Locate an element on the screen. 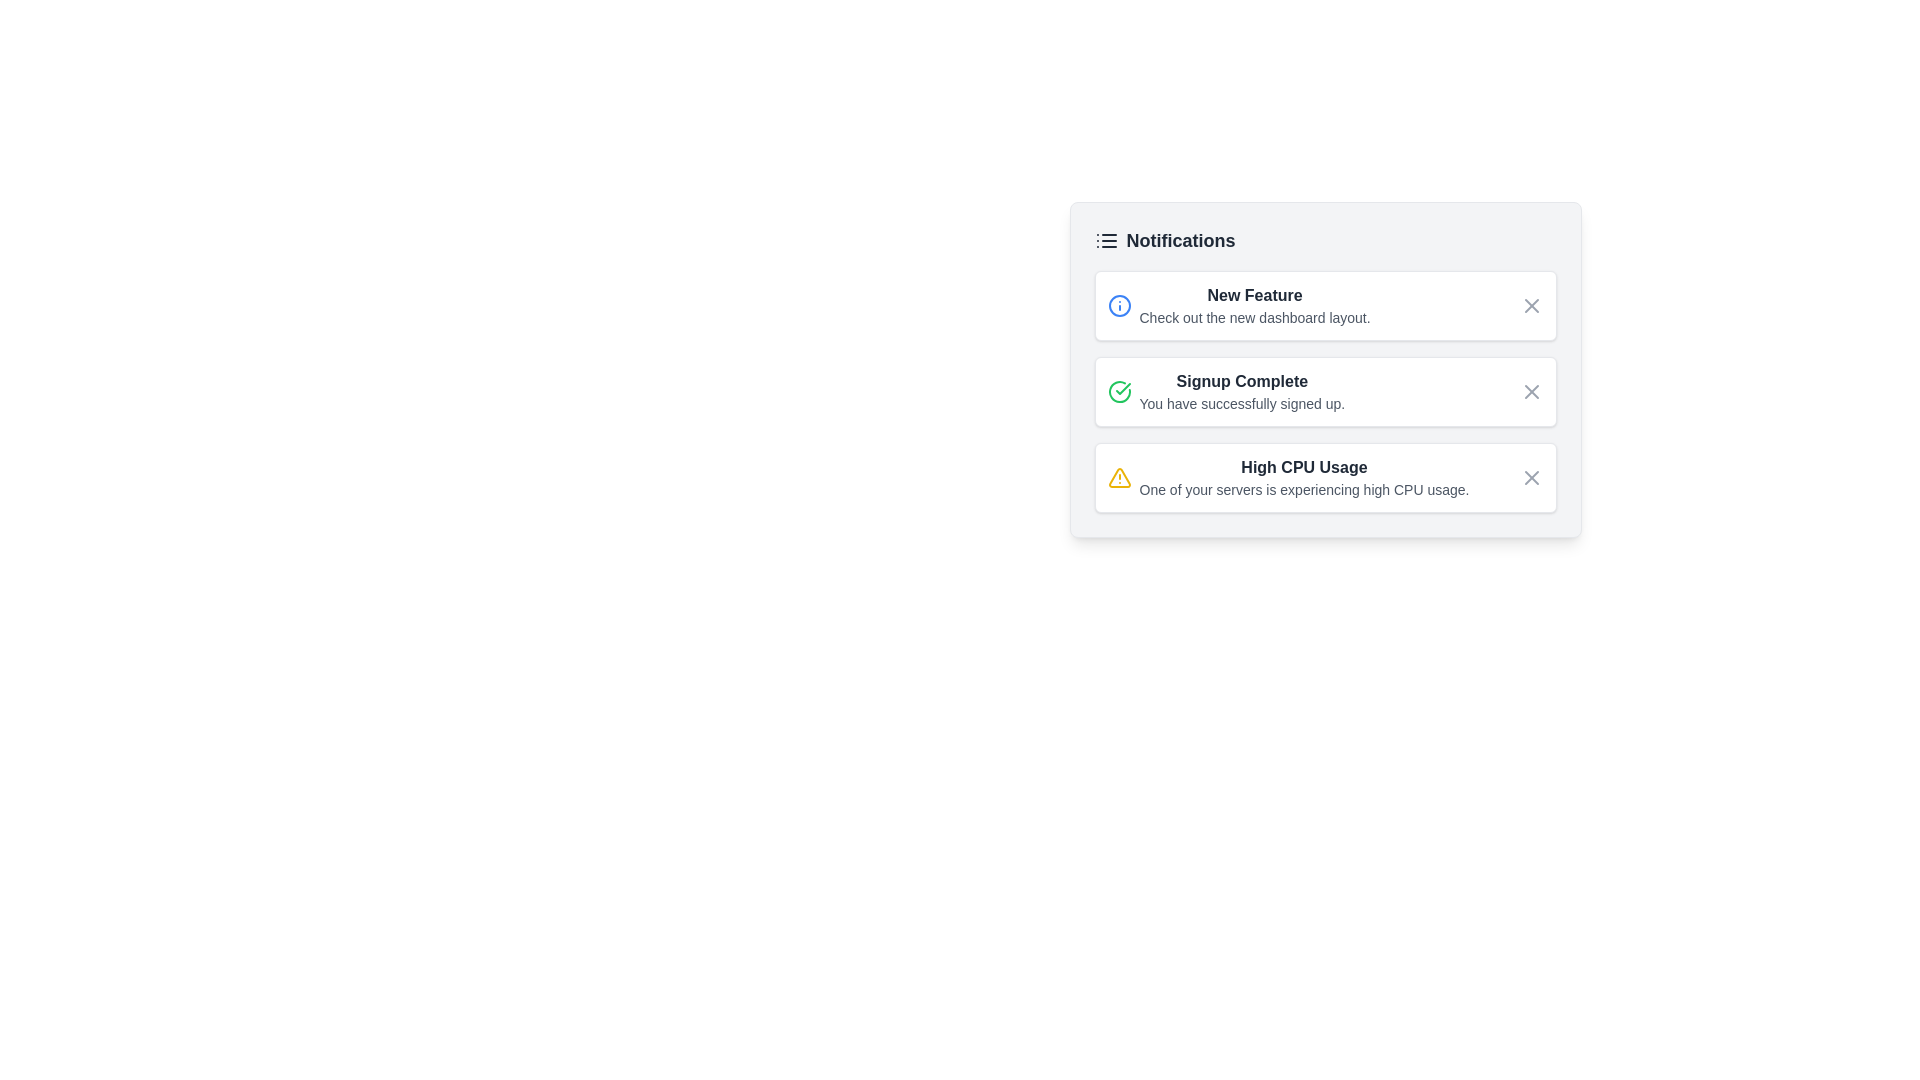 Image resolution: width=1920 pixels, height=1080 pixels. confirmation message displayed in the textual announcement component, which contains the title 'Signup Complete' and the subtitle 'You have successfully signed up.' is located at coordinates (1241, 392).